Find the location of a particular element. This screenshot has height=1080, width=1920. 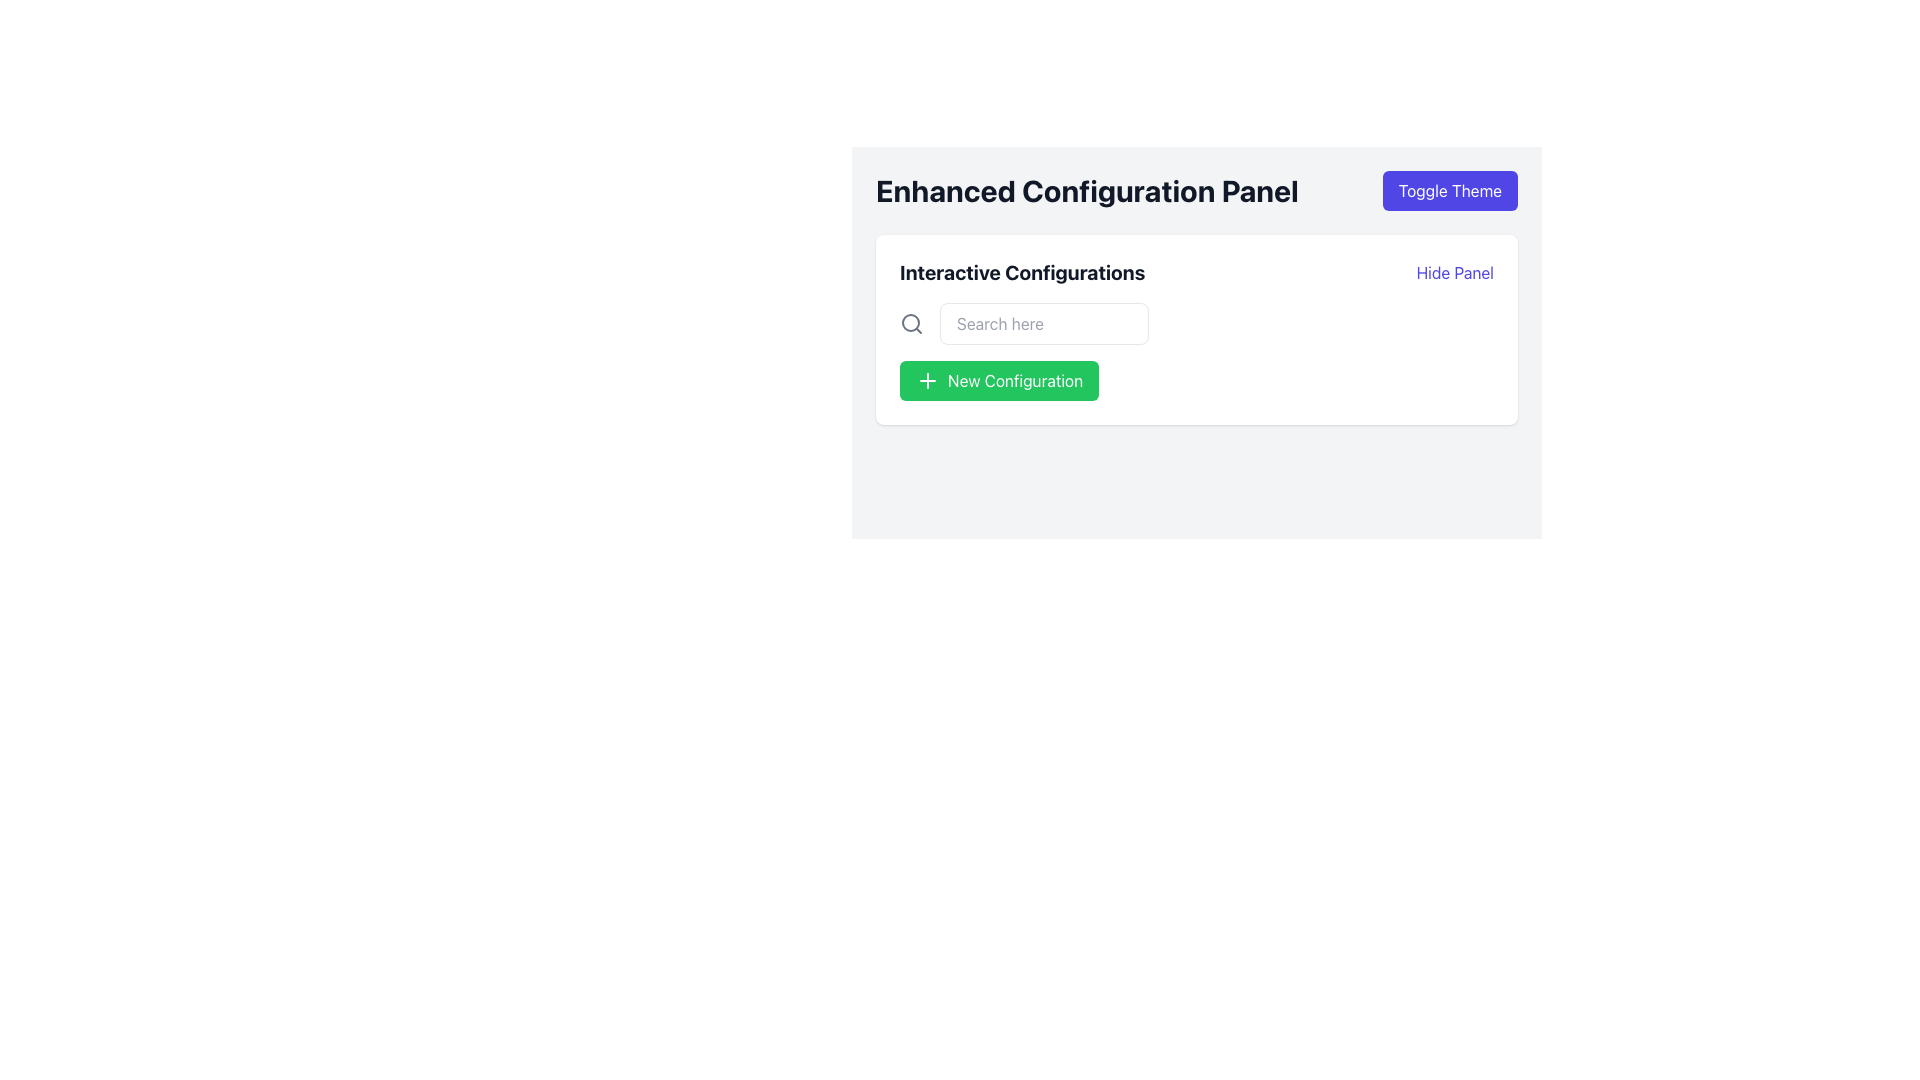

the magnifying glass icon, which indicates the search functionality for the 'Search here' text input field is located at coordinates (910, 322).